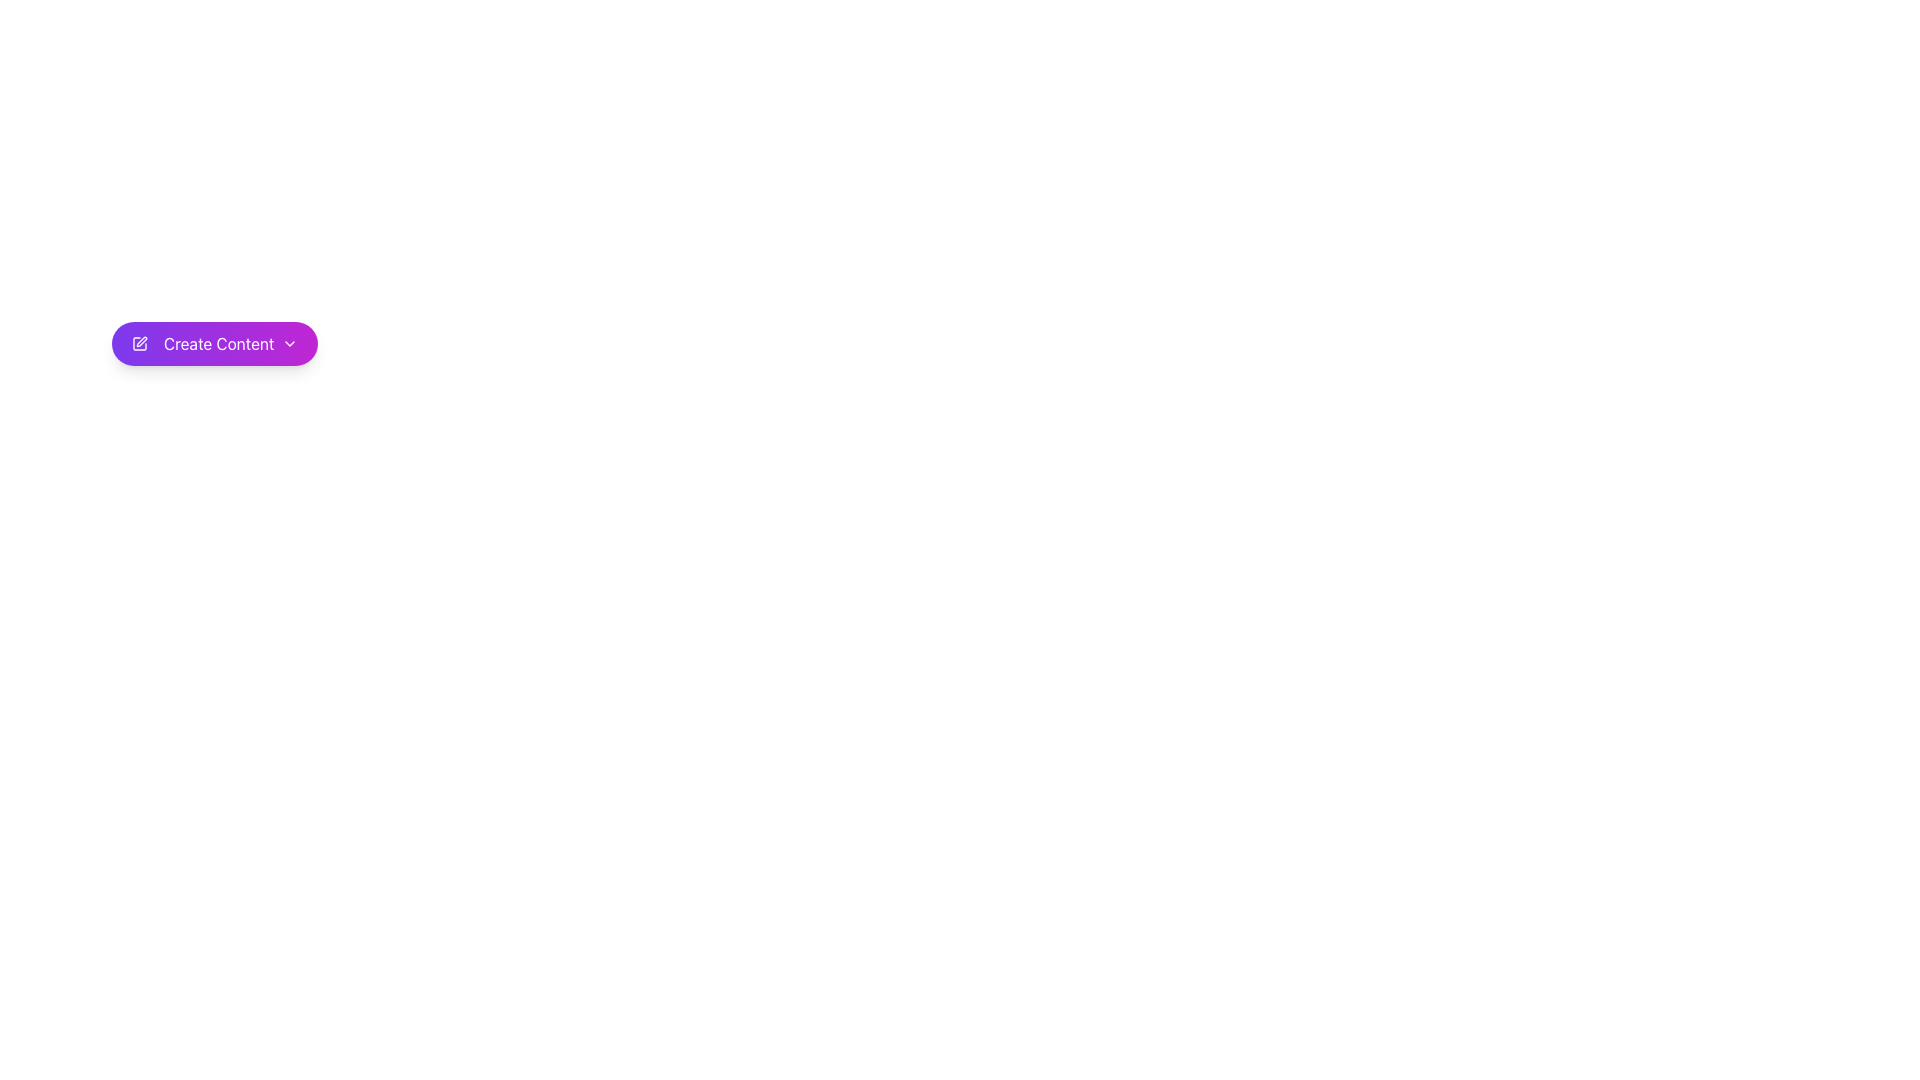 This screenshot has height=1080, width=1920. Describe the element at coordinates (215, 342) in the screenshot. I see `the 'Create Content' button with a purple gradient background` at that location.